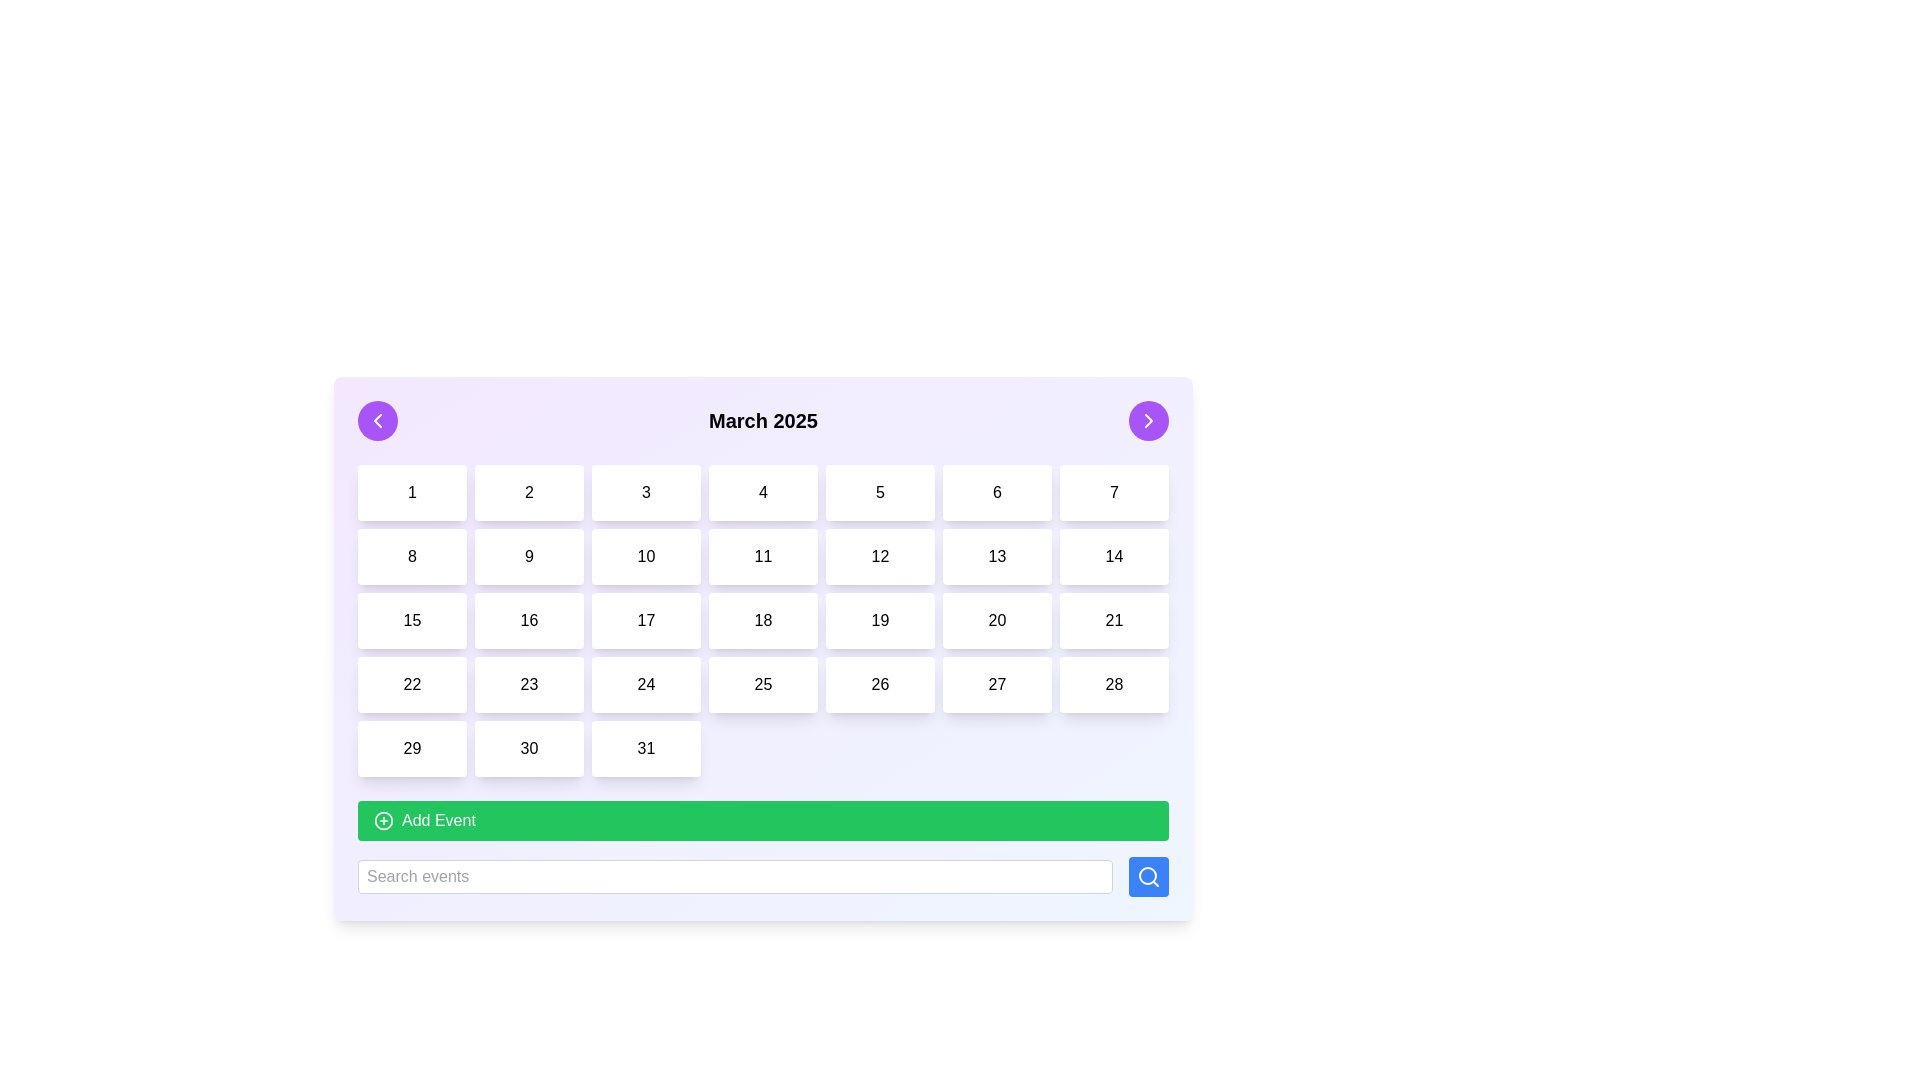  I want to click on the circular '+' button with a green background located to the left of the 'Add Event' label, so click(384, 821).